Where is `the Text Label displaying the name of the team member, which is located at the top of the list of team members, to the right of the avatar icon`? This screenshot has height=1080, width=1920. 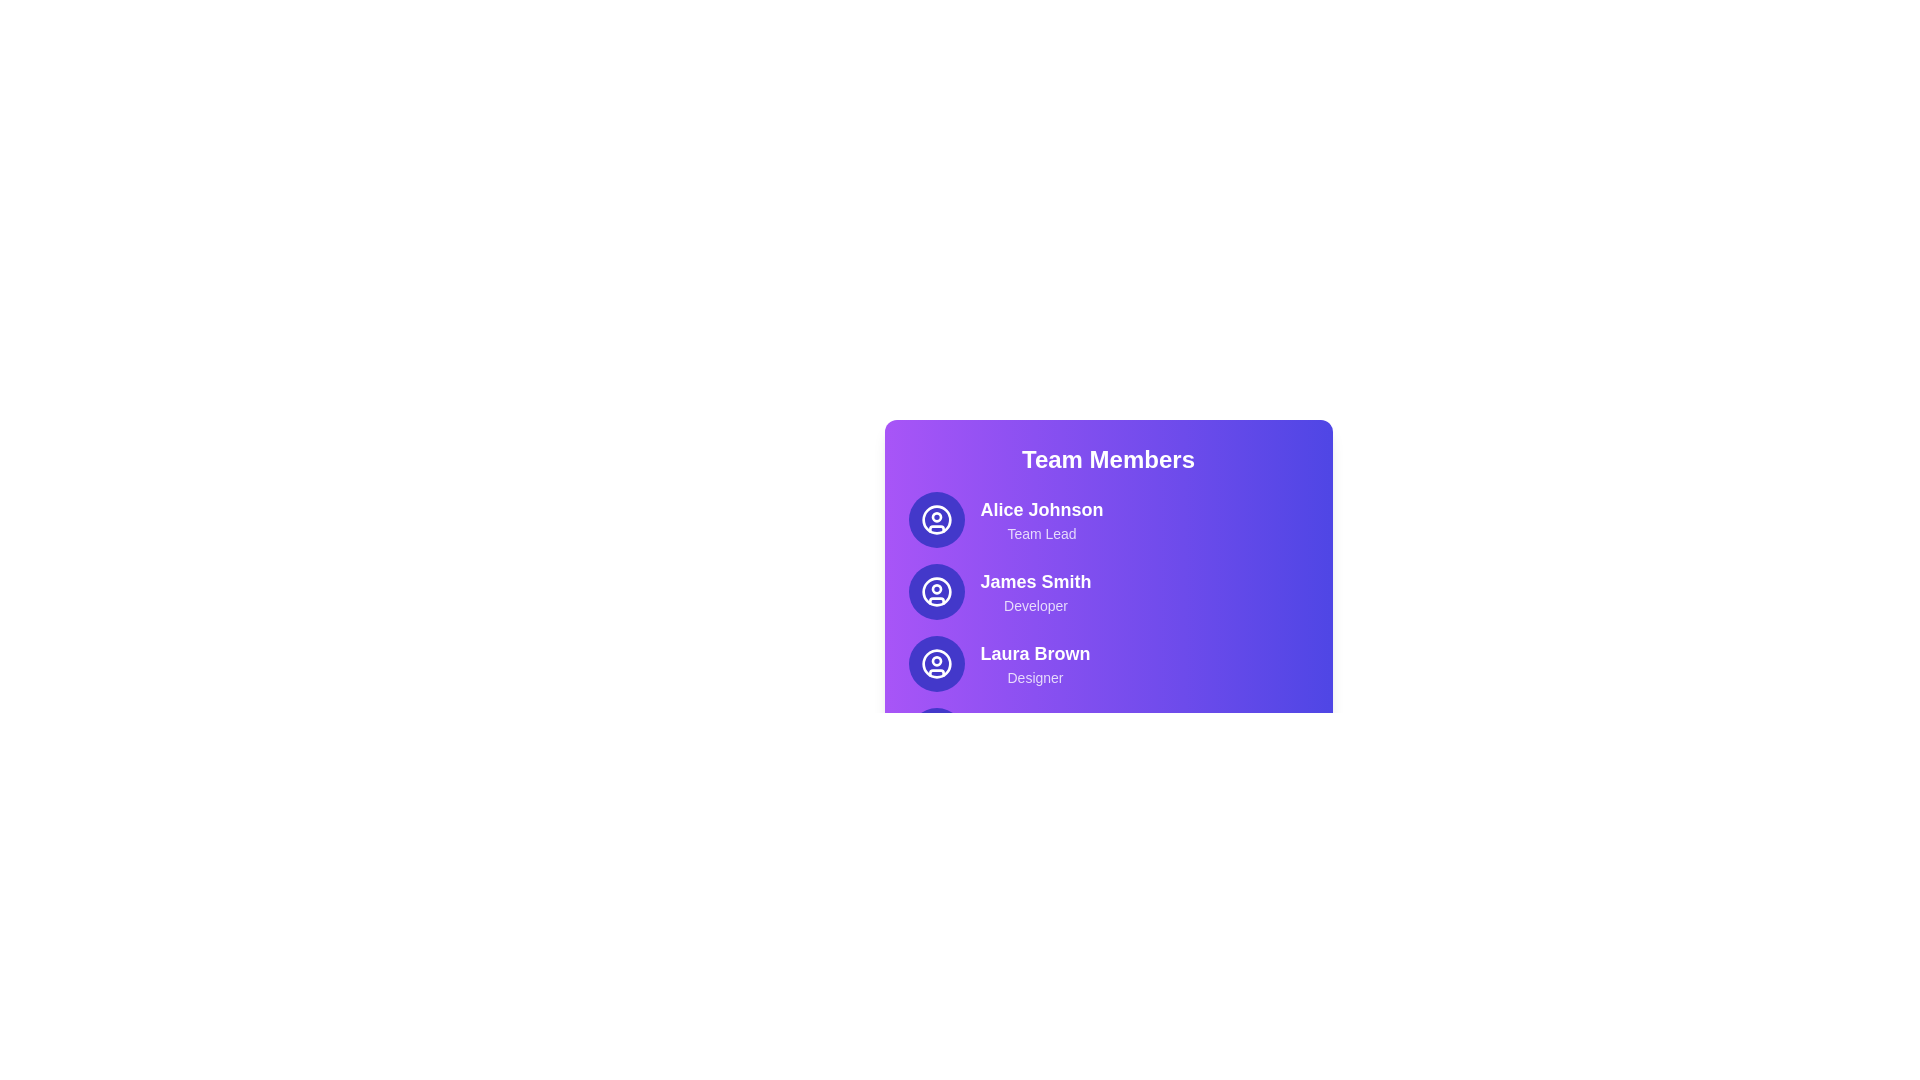
the Text Label displaying the name of the team member, which is located at the top of the list of team members, to the right of the avatar icon is located at coordinates (1040, 508).